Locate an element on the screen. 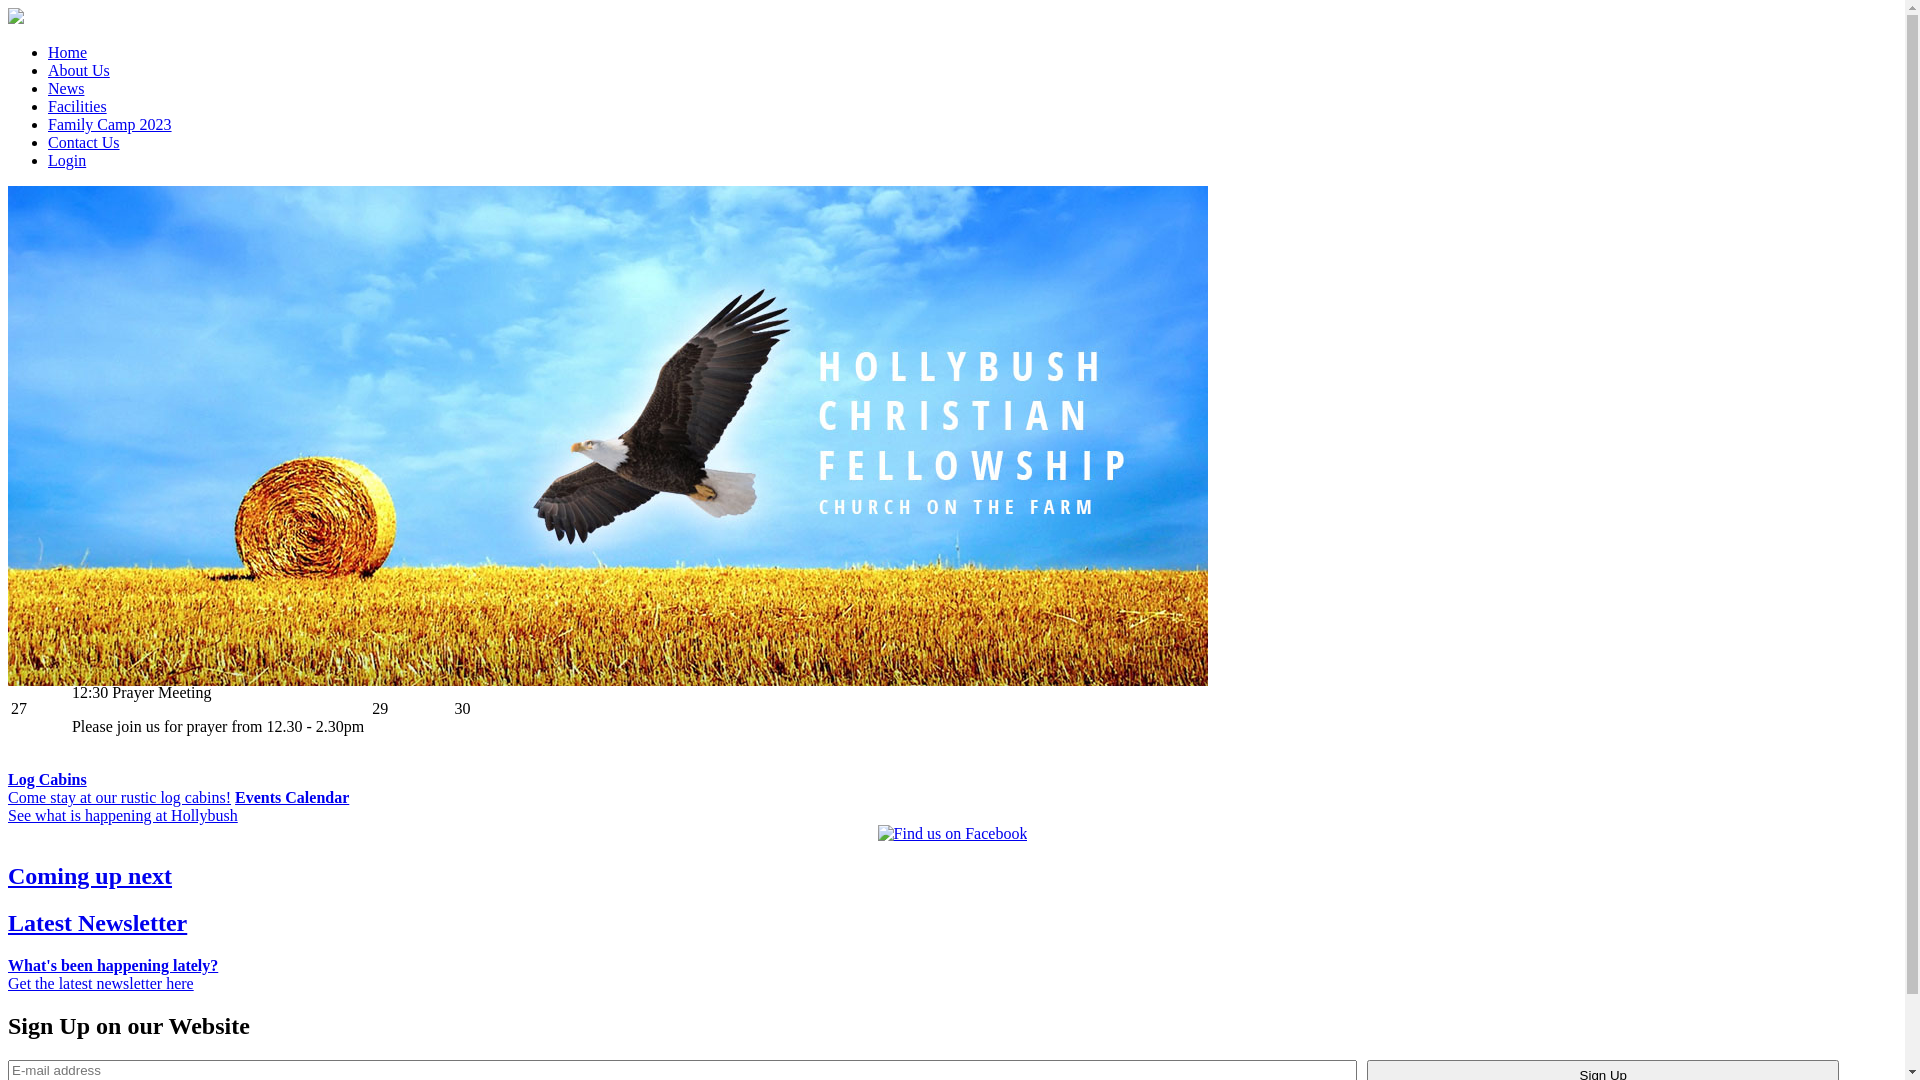 The width and height of the screenshot is (1920, 1080). 'Events Calendar is located at coordinates (178, 805).